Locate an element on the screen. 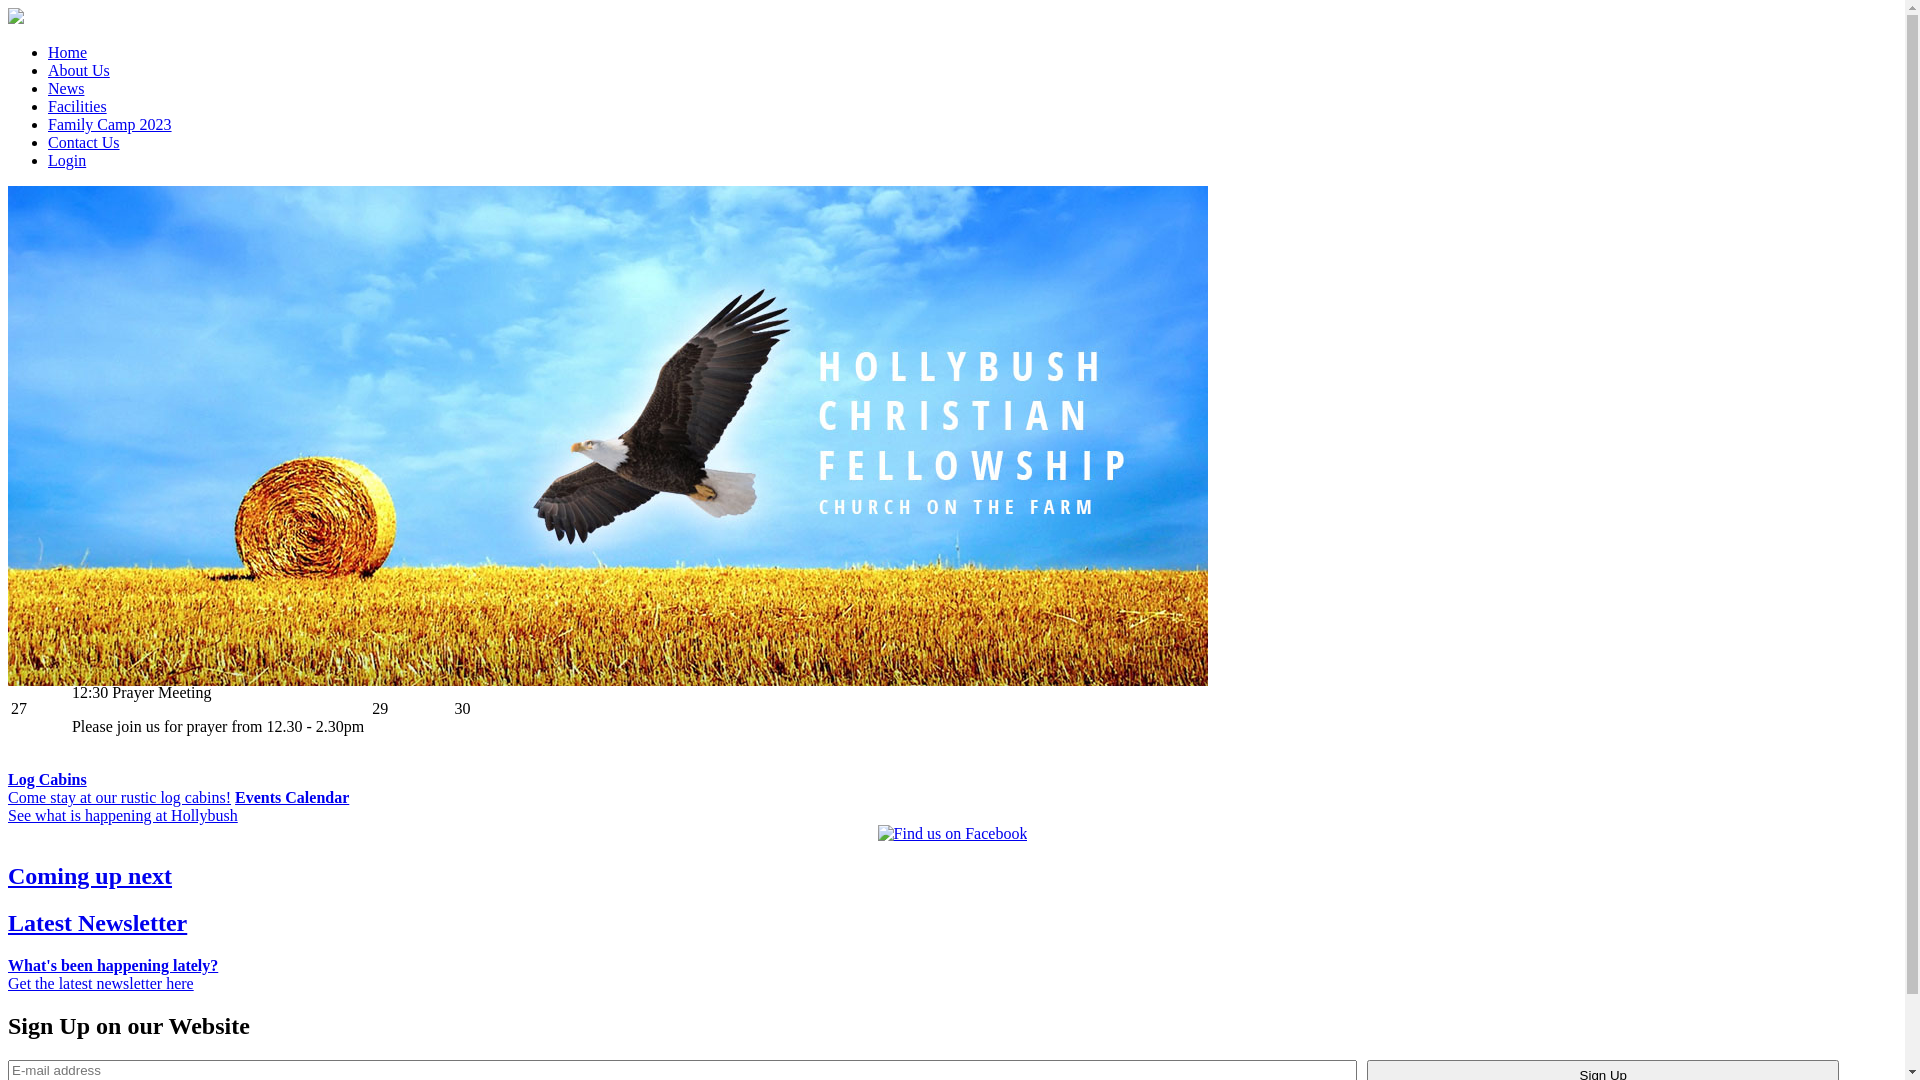 The width and height of the screenshot is (1920, 1080). 'Events Calendar is located at coordinates (178, 805).